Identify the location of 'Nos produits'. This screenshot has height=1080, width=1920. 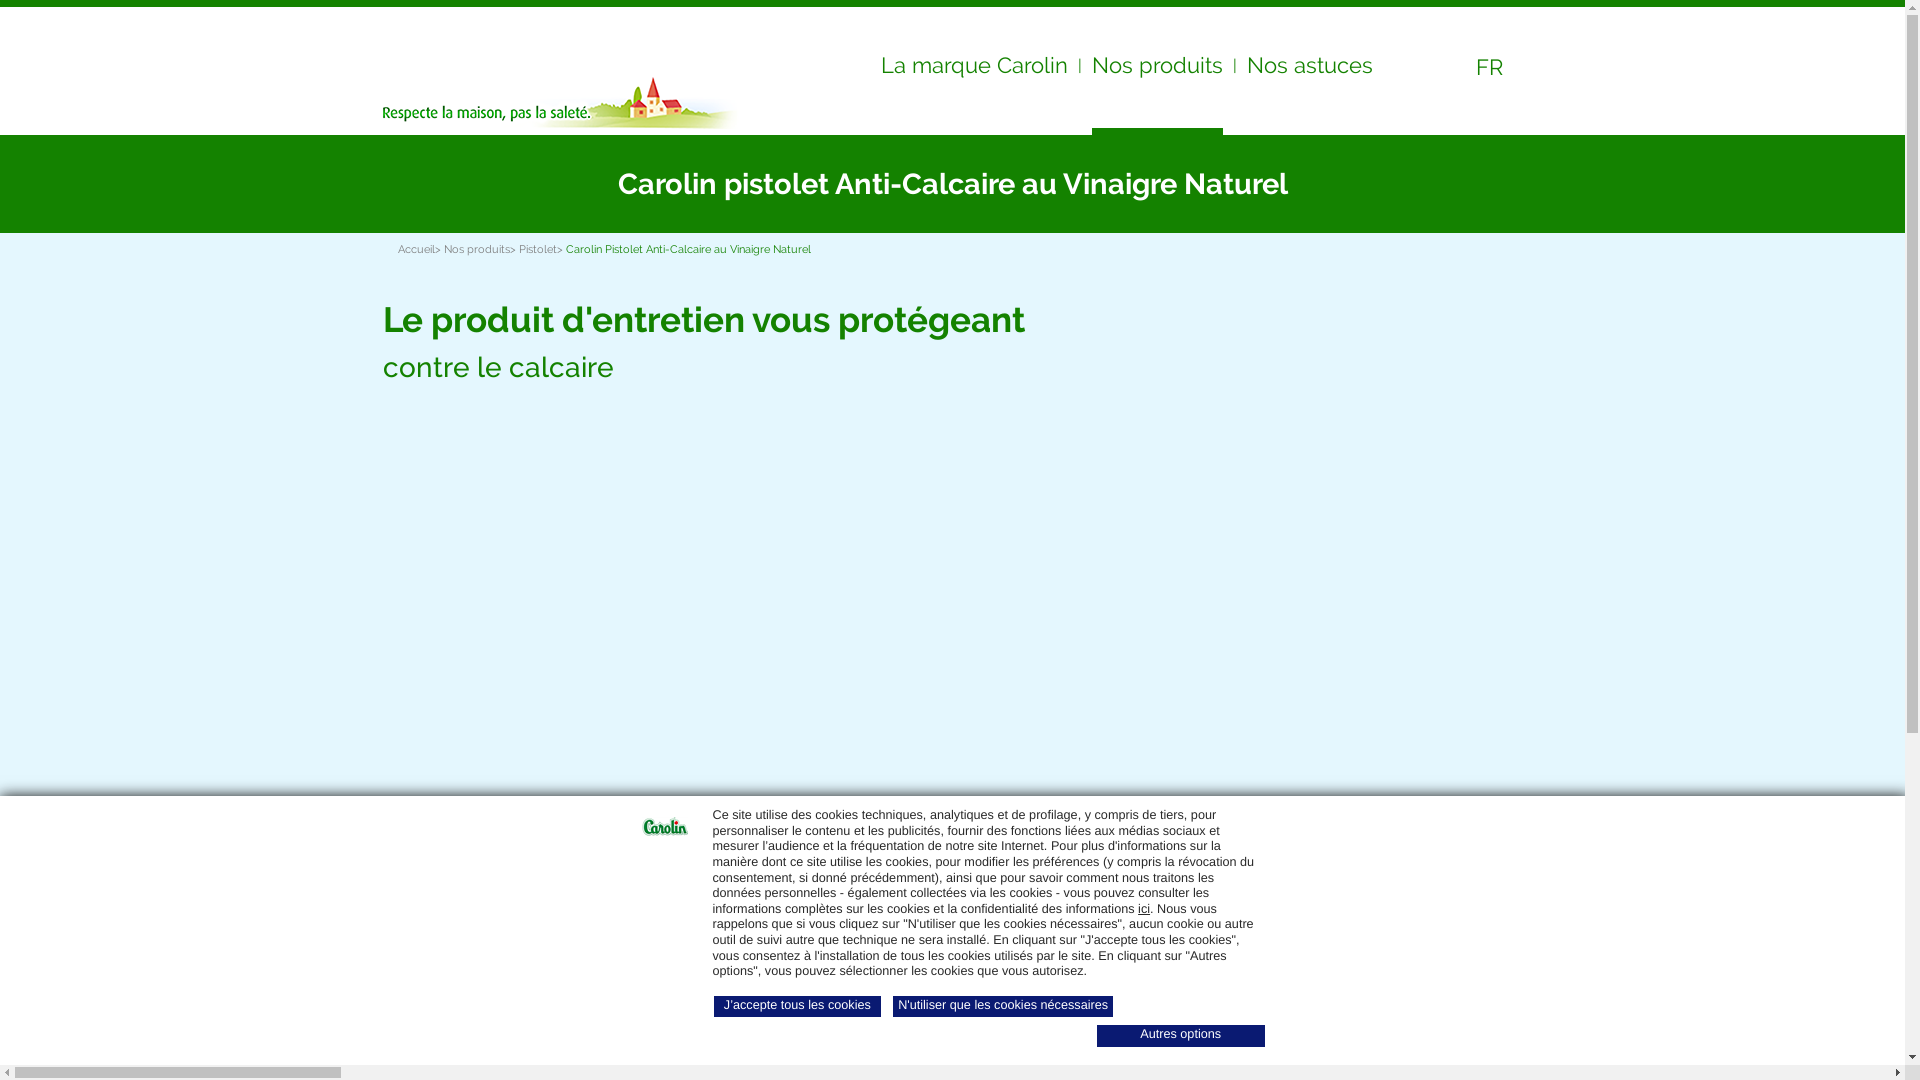
(475, 248).